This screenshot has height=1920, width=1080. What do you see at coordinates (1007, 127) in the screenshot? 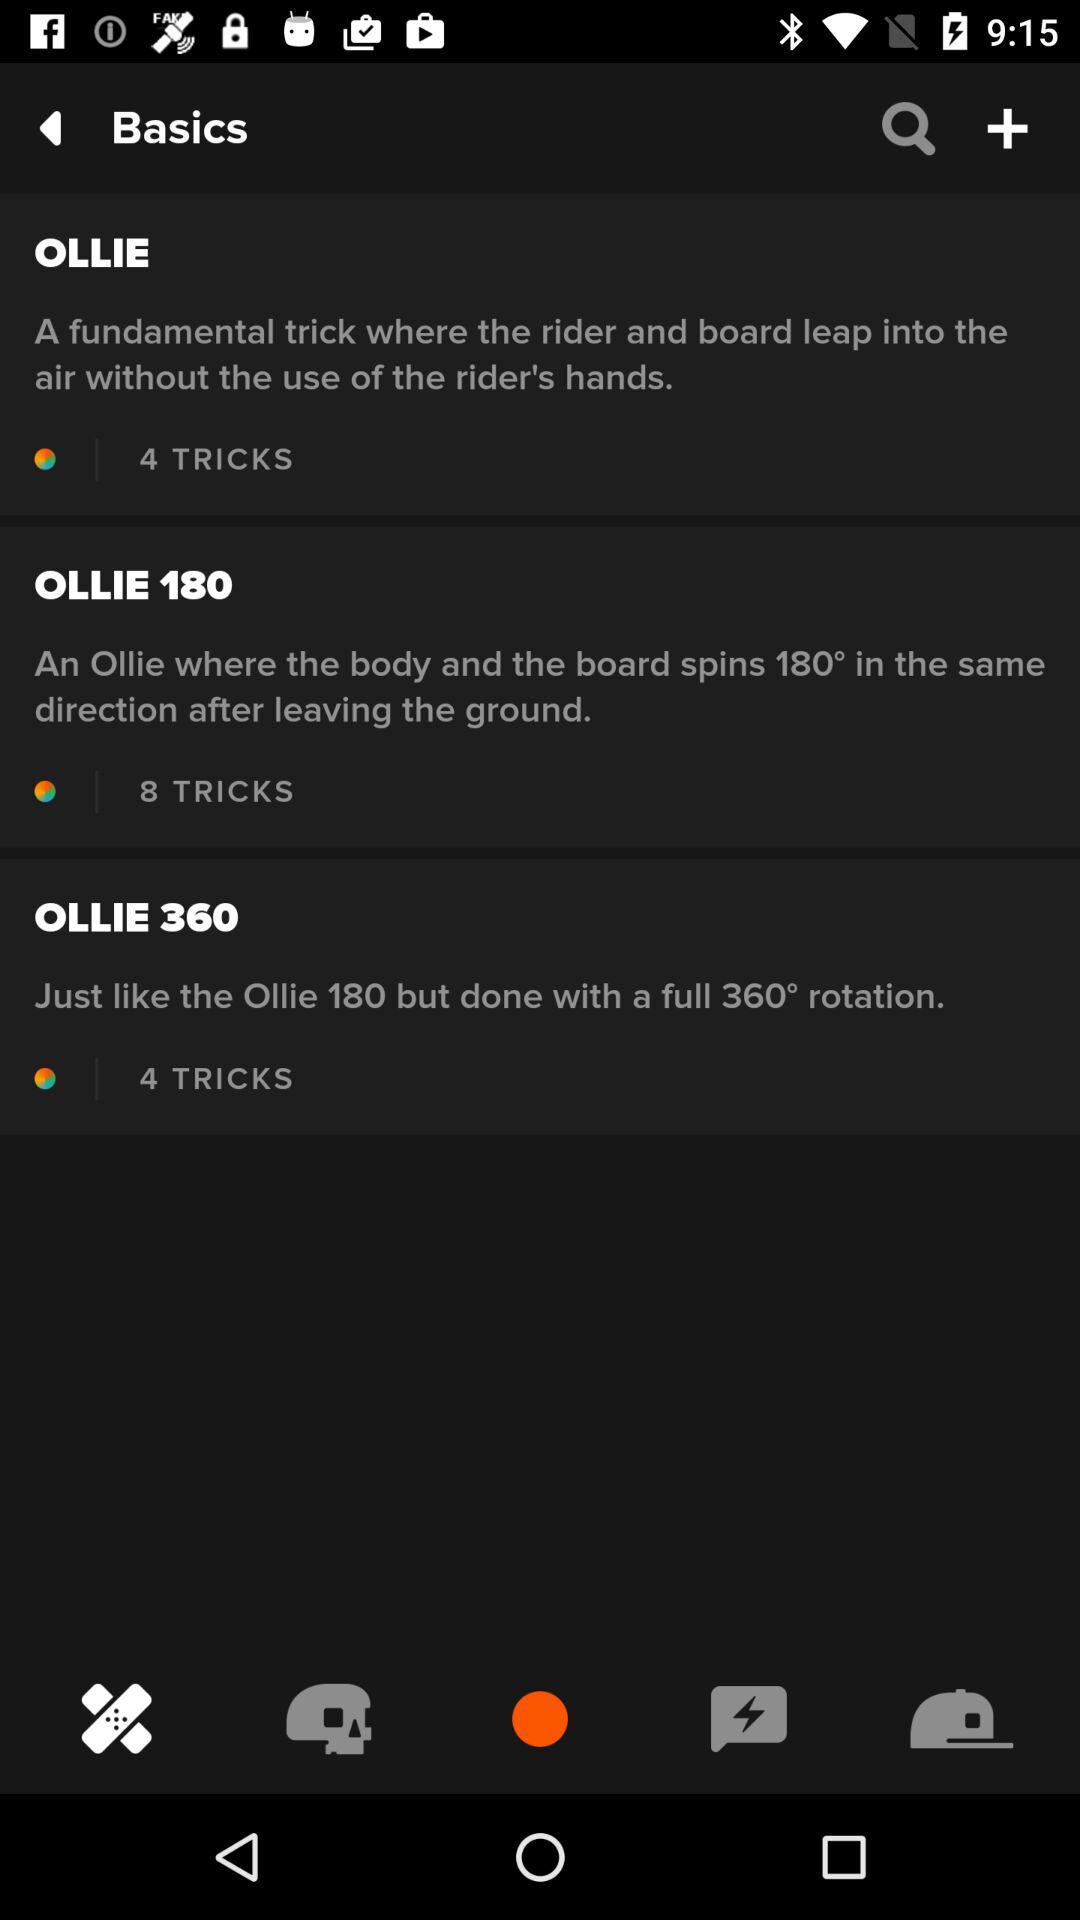
I see `the add icon` at bounding box center [1007, 127].